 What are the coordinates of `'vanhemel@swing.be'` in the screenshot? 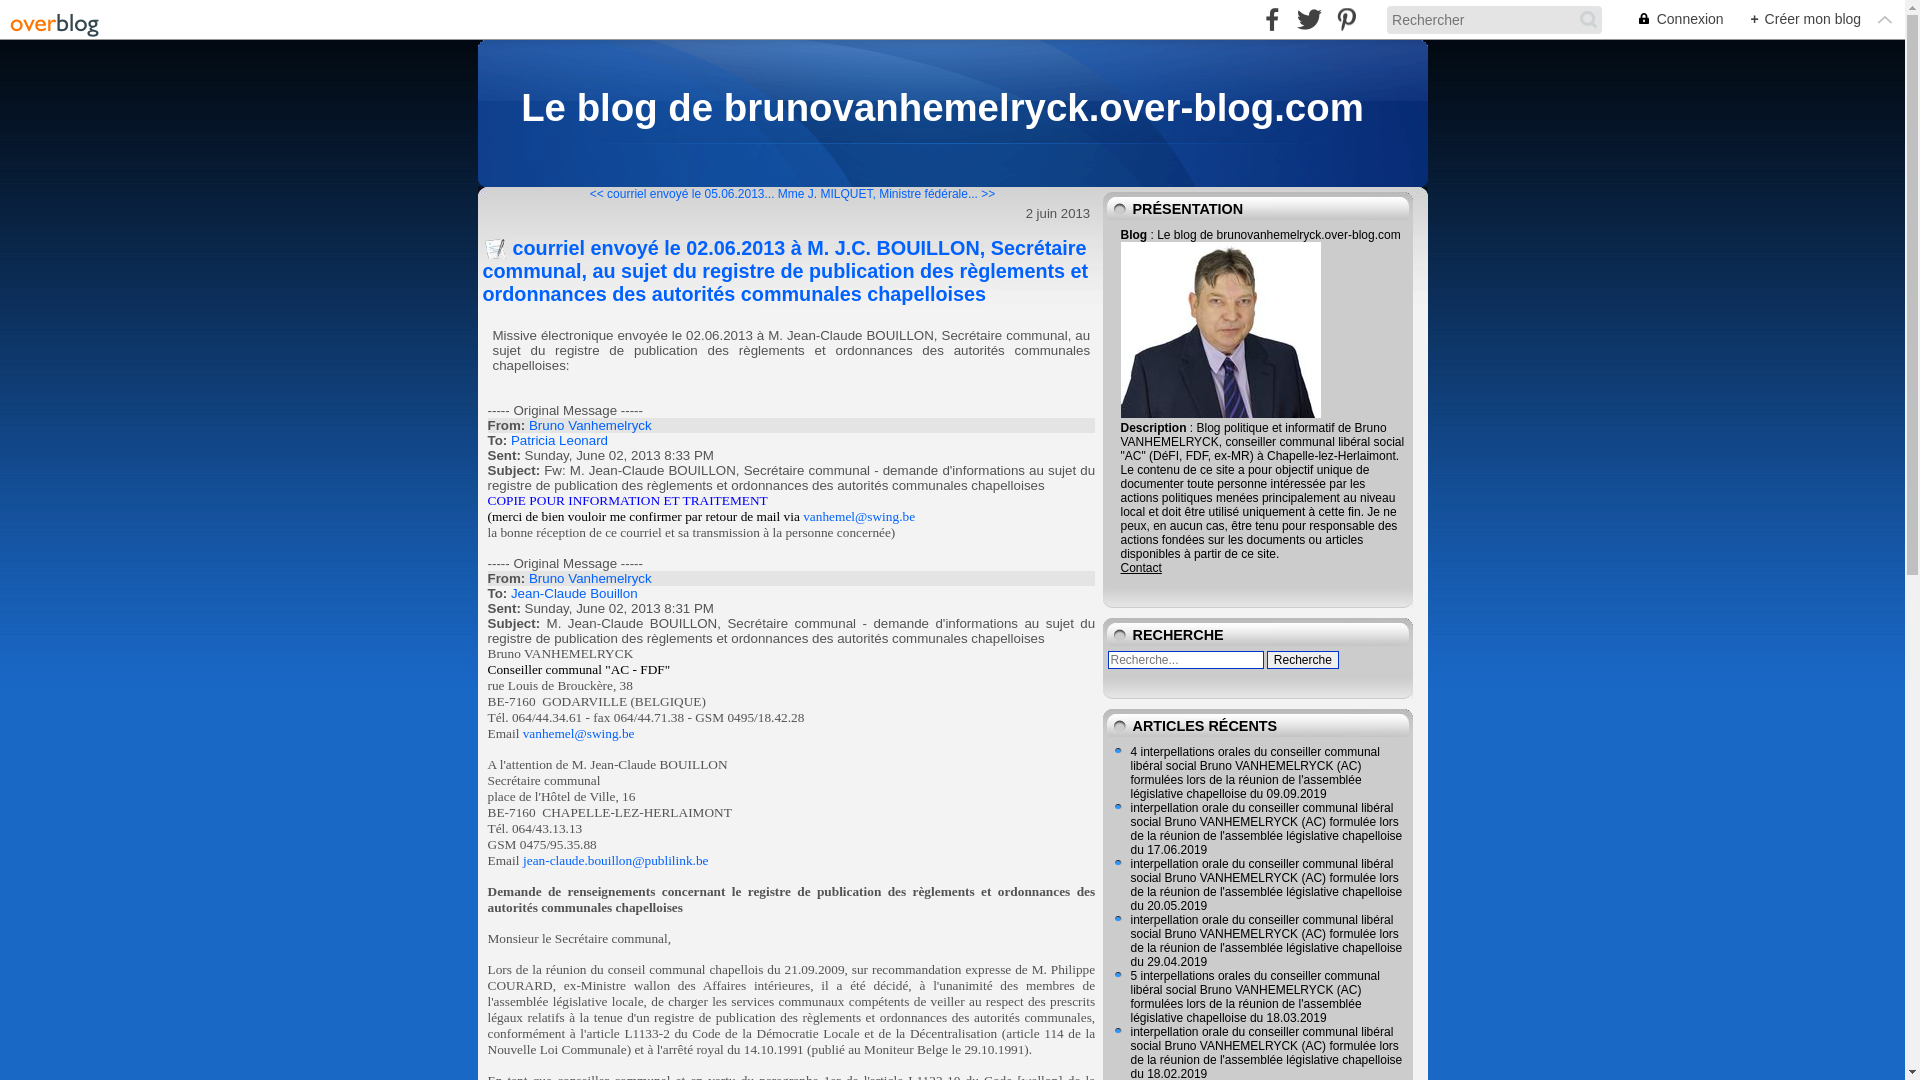 It's located at (802, 515).